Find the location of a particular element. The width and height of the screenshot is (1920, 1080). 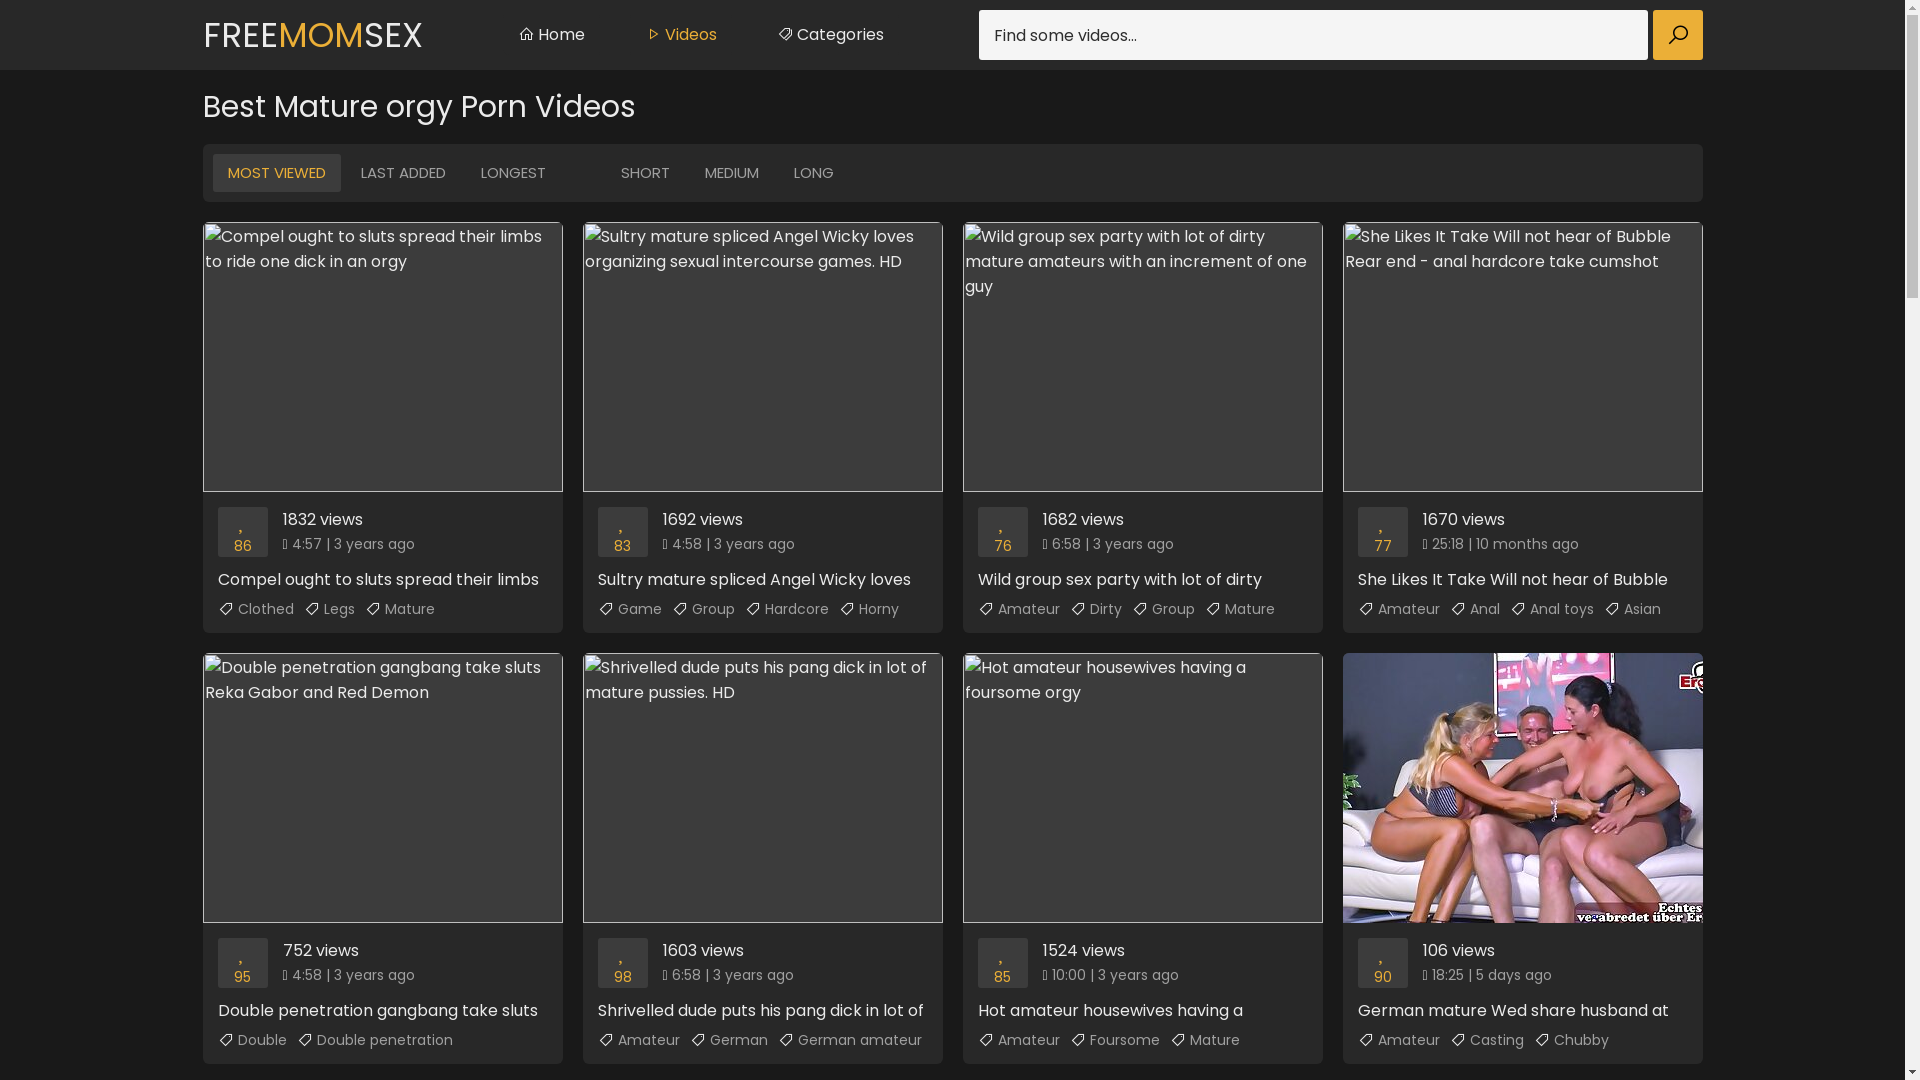

'FREEMOMSEX' is located at coordinates (311, 34).